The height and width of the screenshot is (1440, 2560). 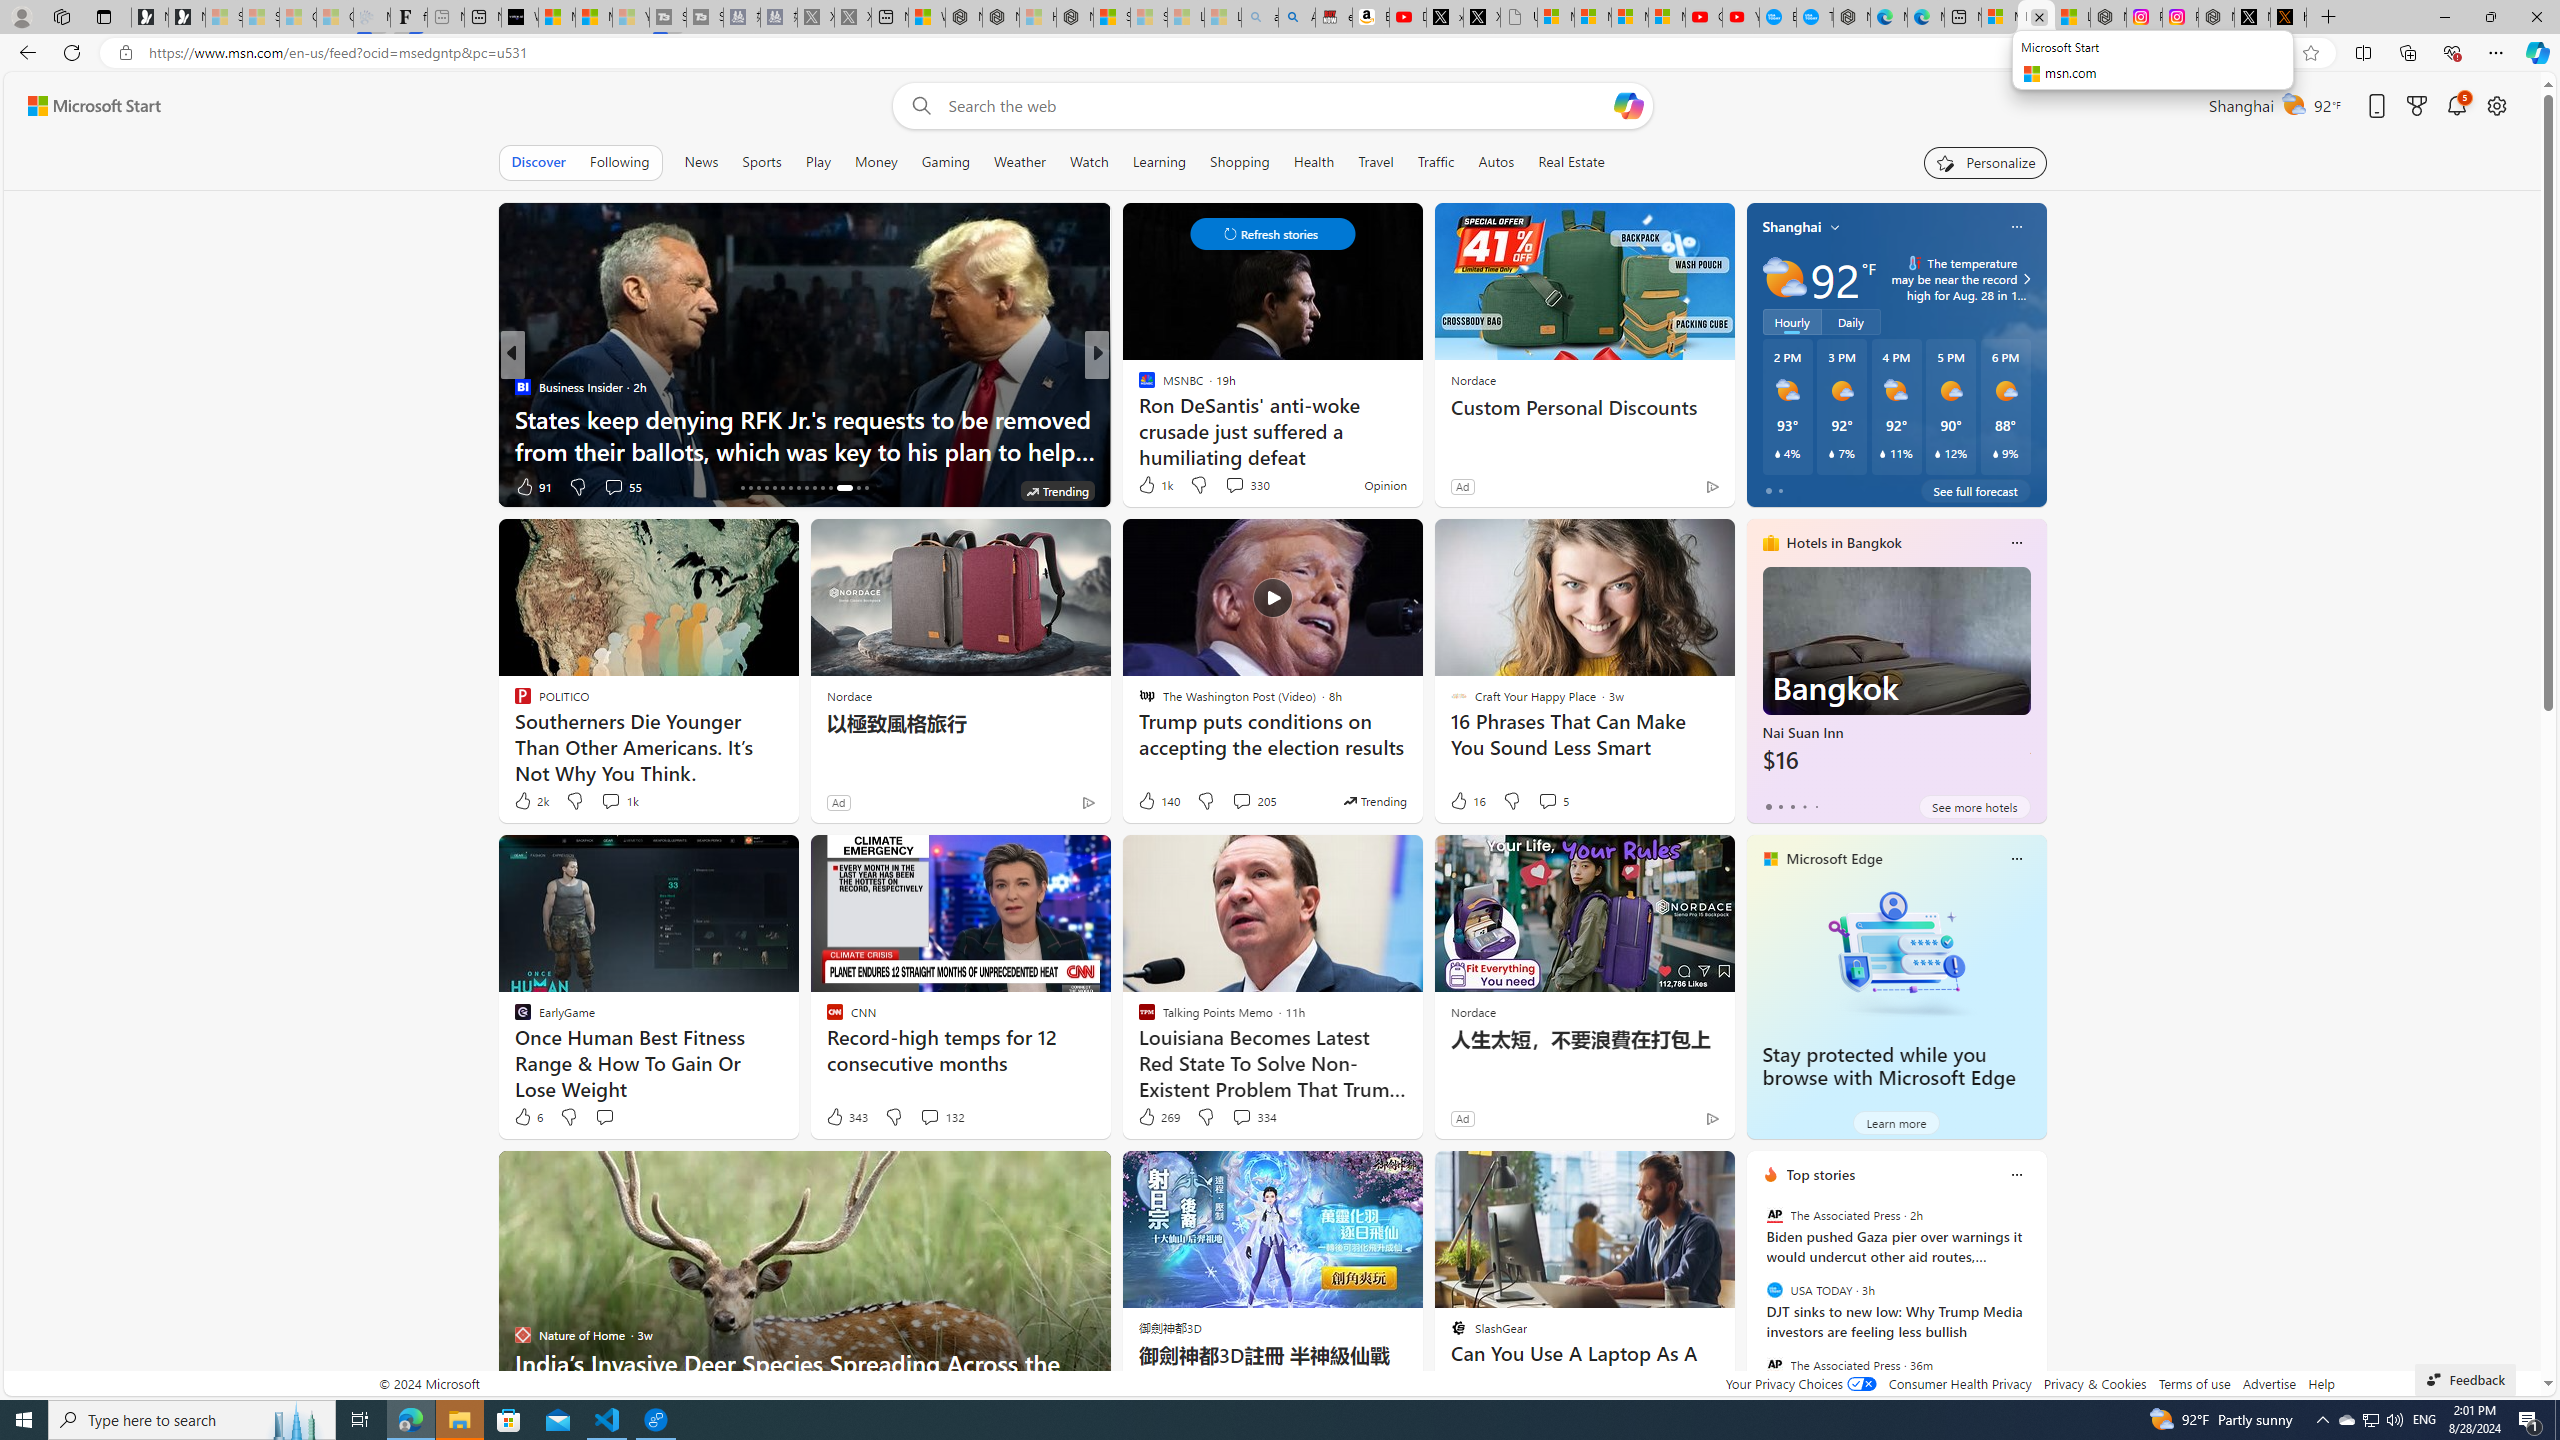 I want to click on 'Nai Suan Inn', so click(x=1895, y=677).